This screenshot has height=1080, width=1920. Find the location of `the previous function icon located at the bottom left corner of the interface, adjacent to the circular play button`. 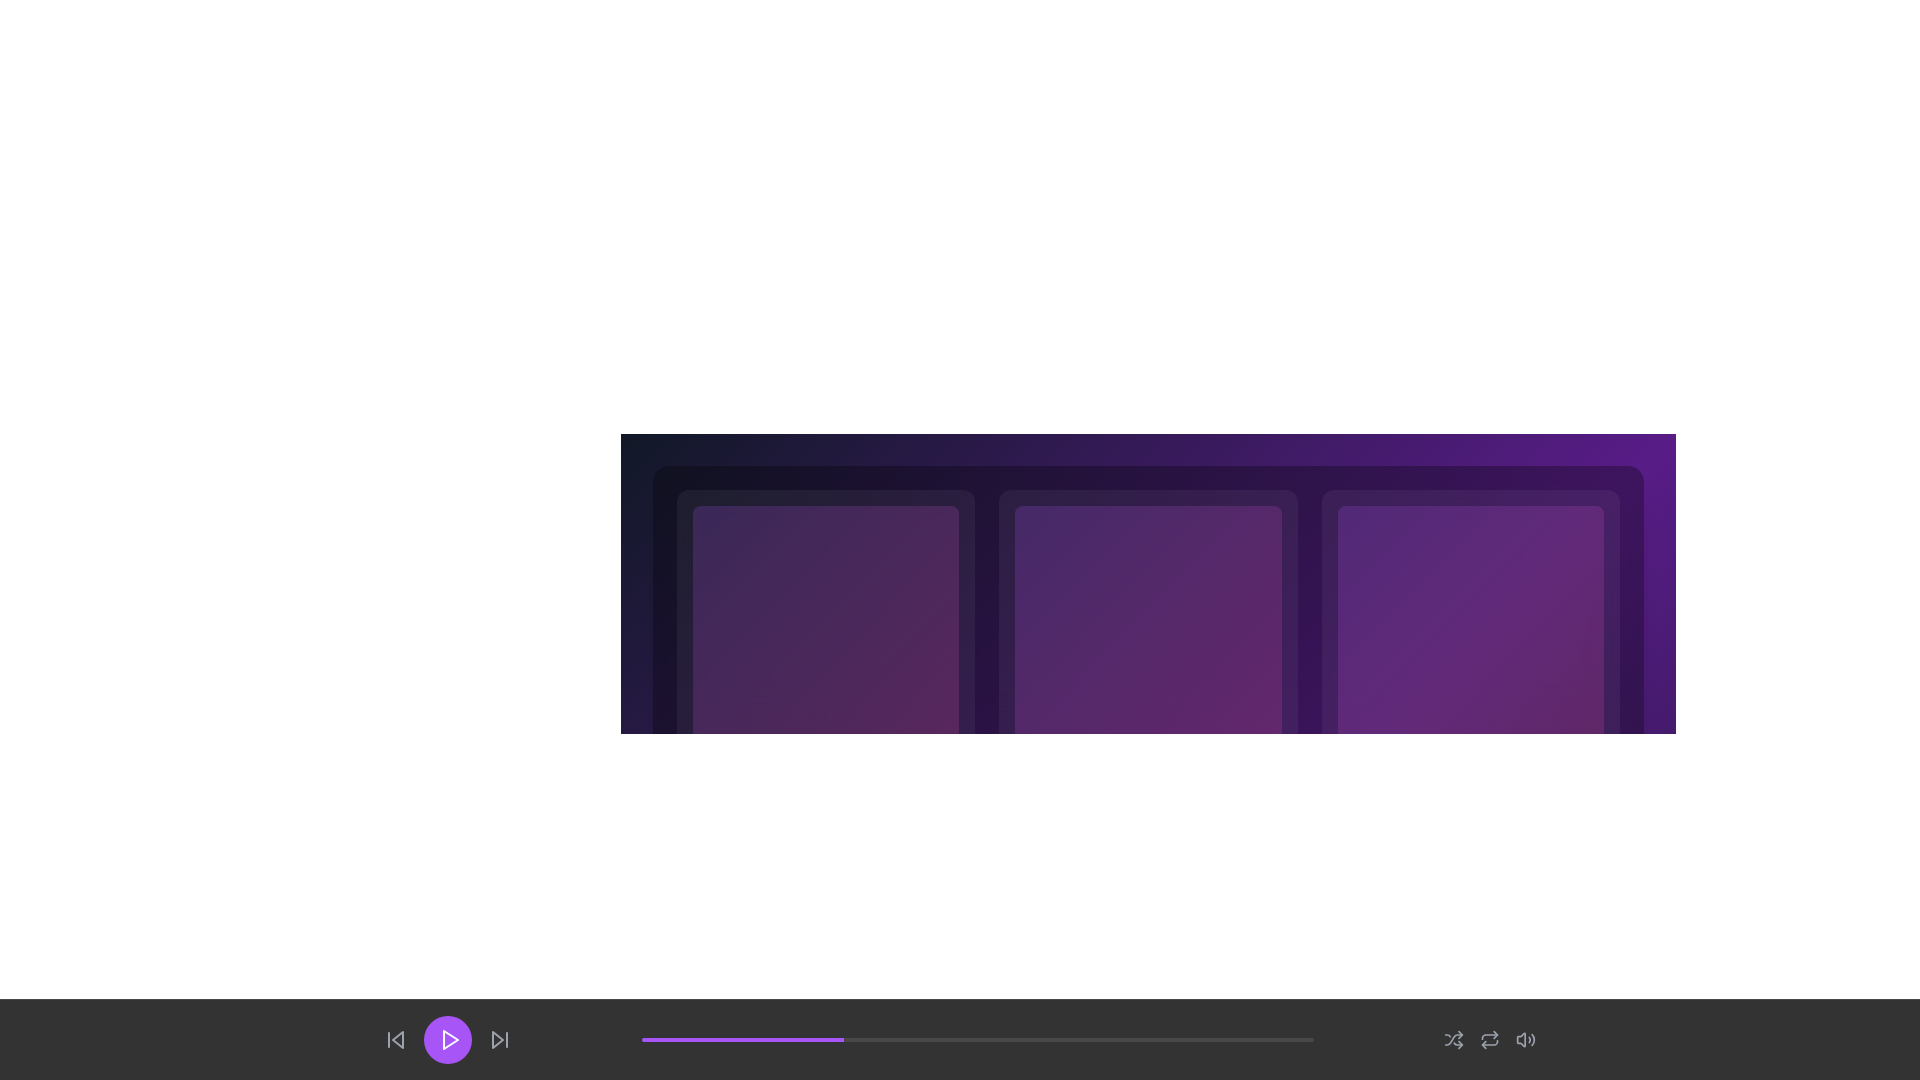

the previous function icon located at the bottom left corner of the interface, adjacent to the circular play button is located at coordinates (398, 1039).